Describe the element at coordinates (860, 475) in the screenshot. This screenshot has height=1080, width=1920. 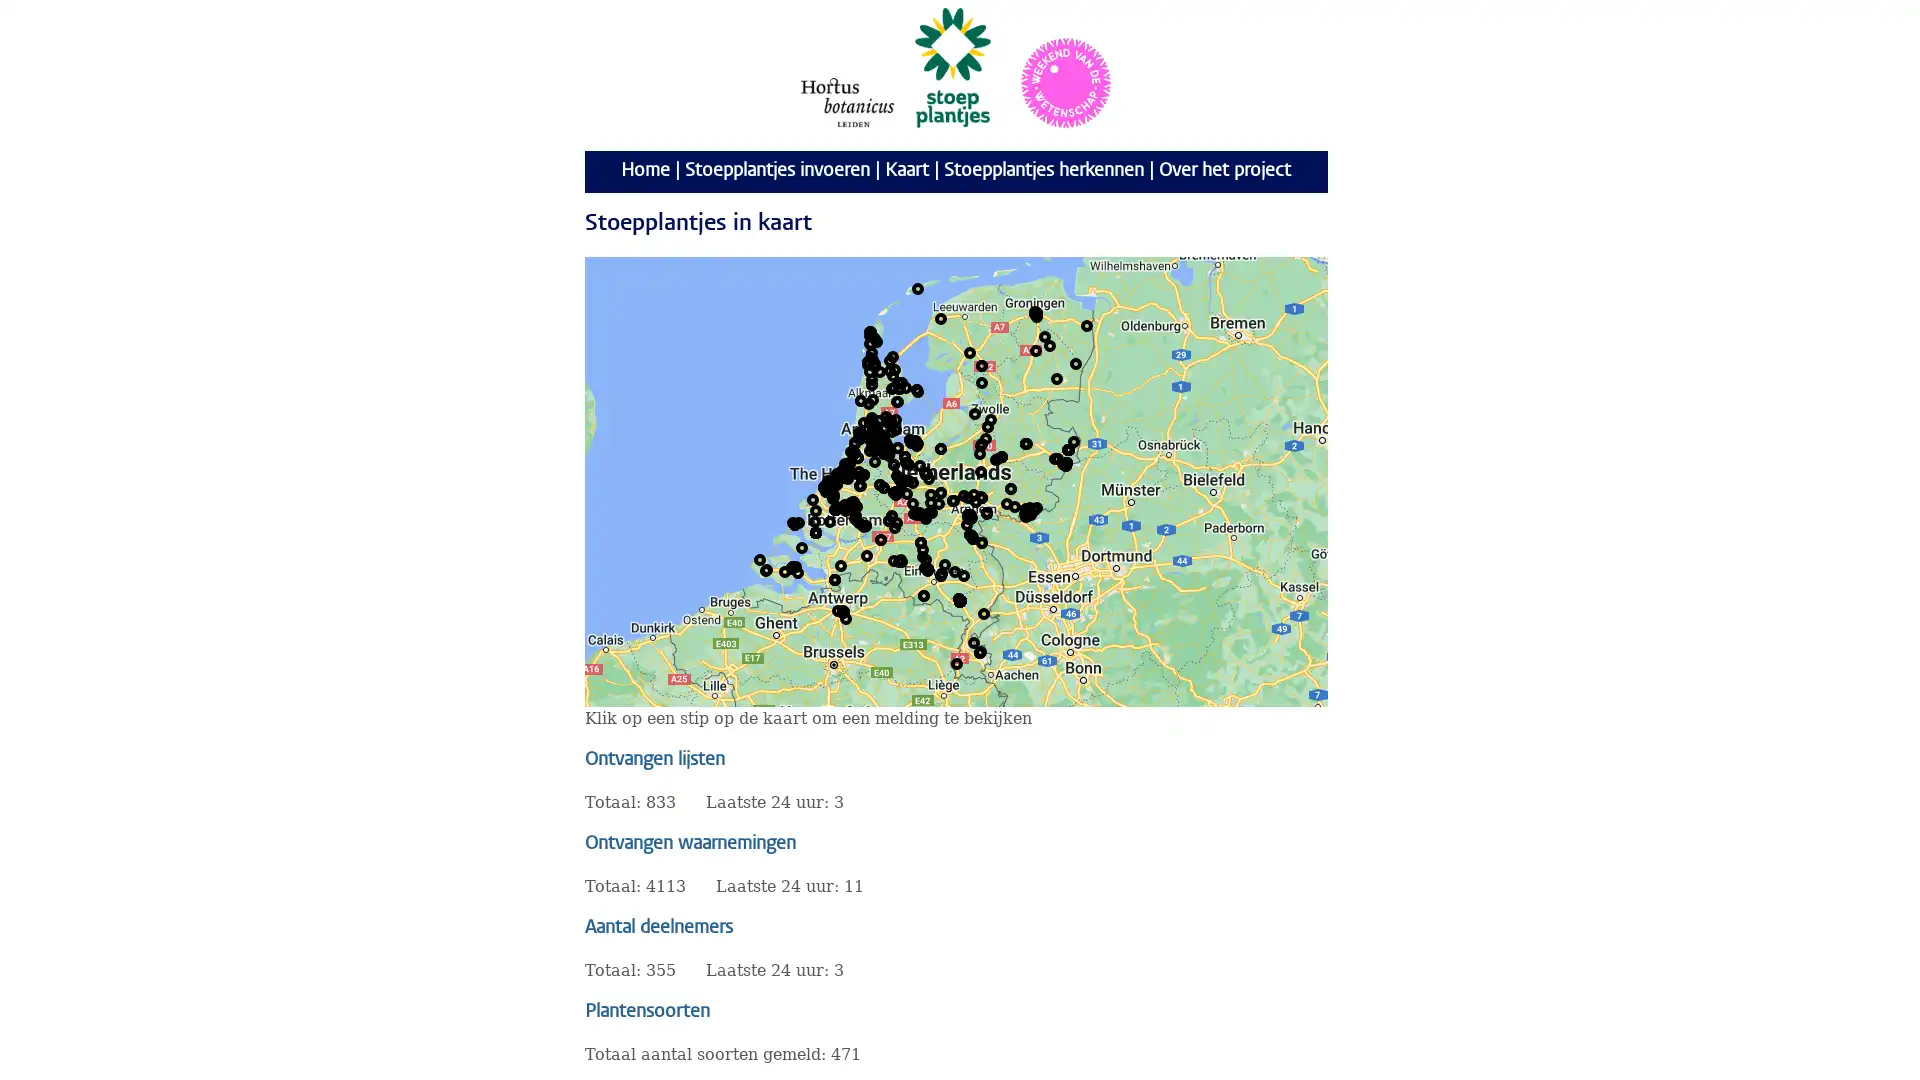
I see `Telling van Daphne op 26 februari 2022` at that location.